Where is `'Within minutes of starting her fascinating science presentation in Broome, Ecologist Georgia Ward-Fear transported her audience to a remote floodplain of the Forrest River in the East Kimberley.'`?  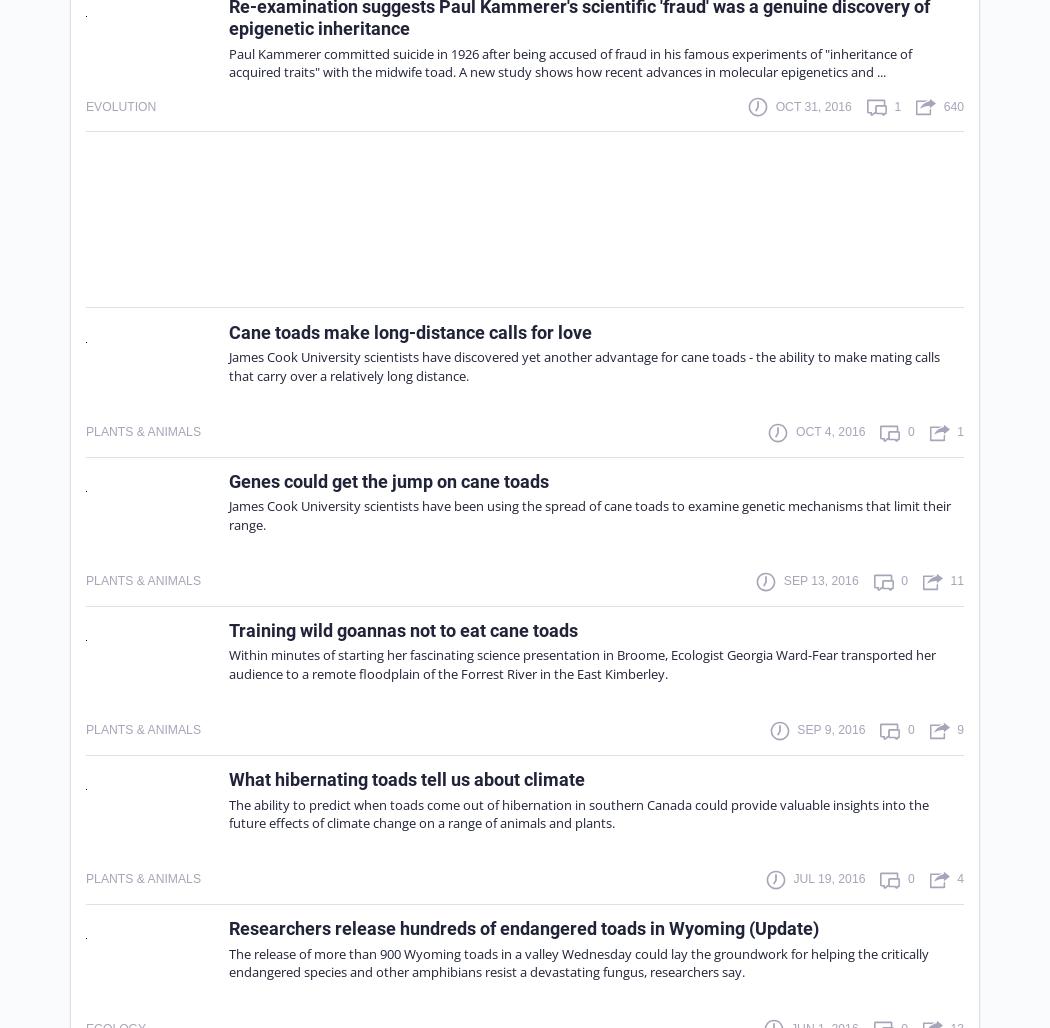 'Within minutes of starting her fascinating science presentation in Broome, Ecologist Georgia Ward-Fear transported her audience to a remote floodplain of the Forrest River in the East Kimberley.' is located at coordinates (229, 663).